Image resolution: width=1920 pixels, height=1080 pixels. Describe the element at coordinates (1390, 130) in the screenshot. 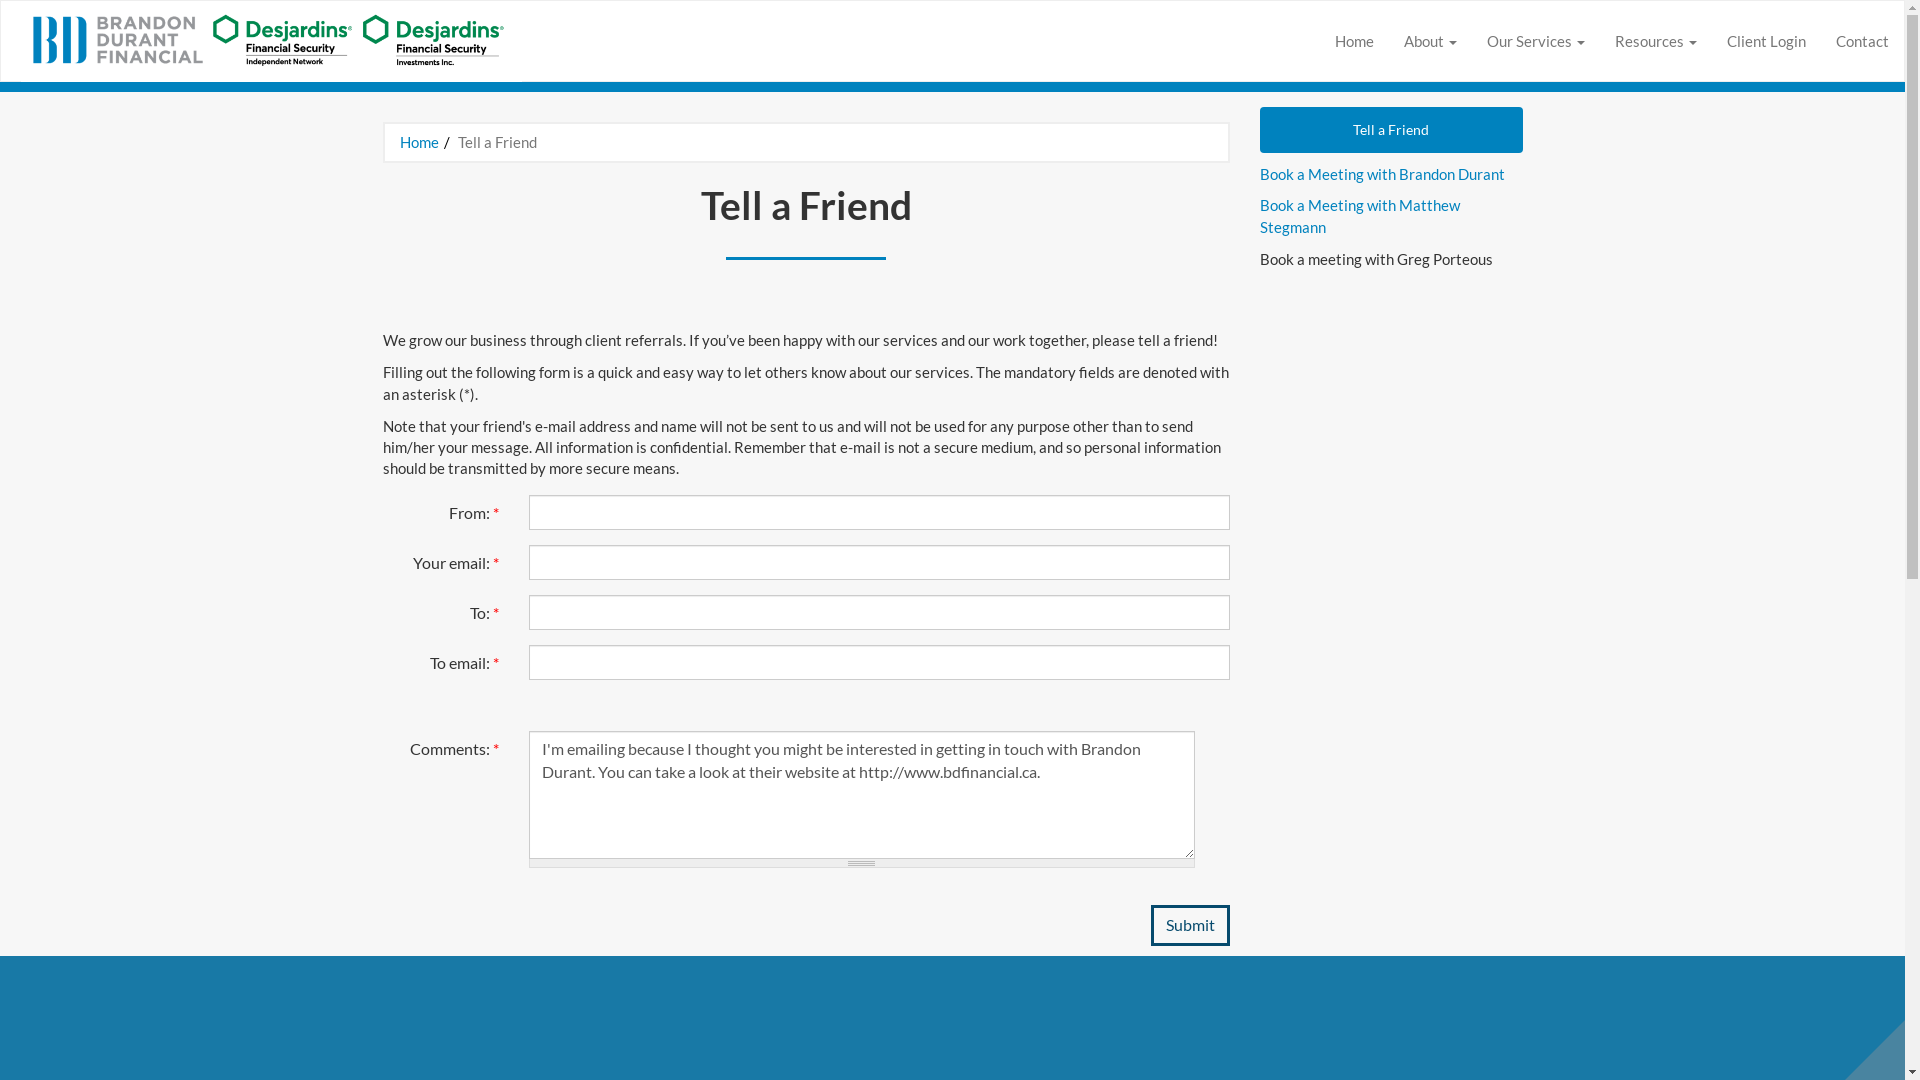

I see `'Tell a Friend'` at that location.